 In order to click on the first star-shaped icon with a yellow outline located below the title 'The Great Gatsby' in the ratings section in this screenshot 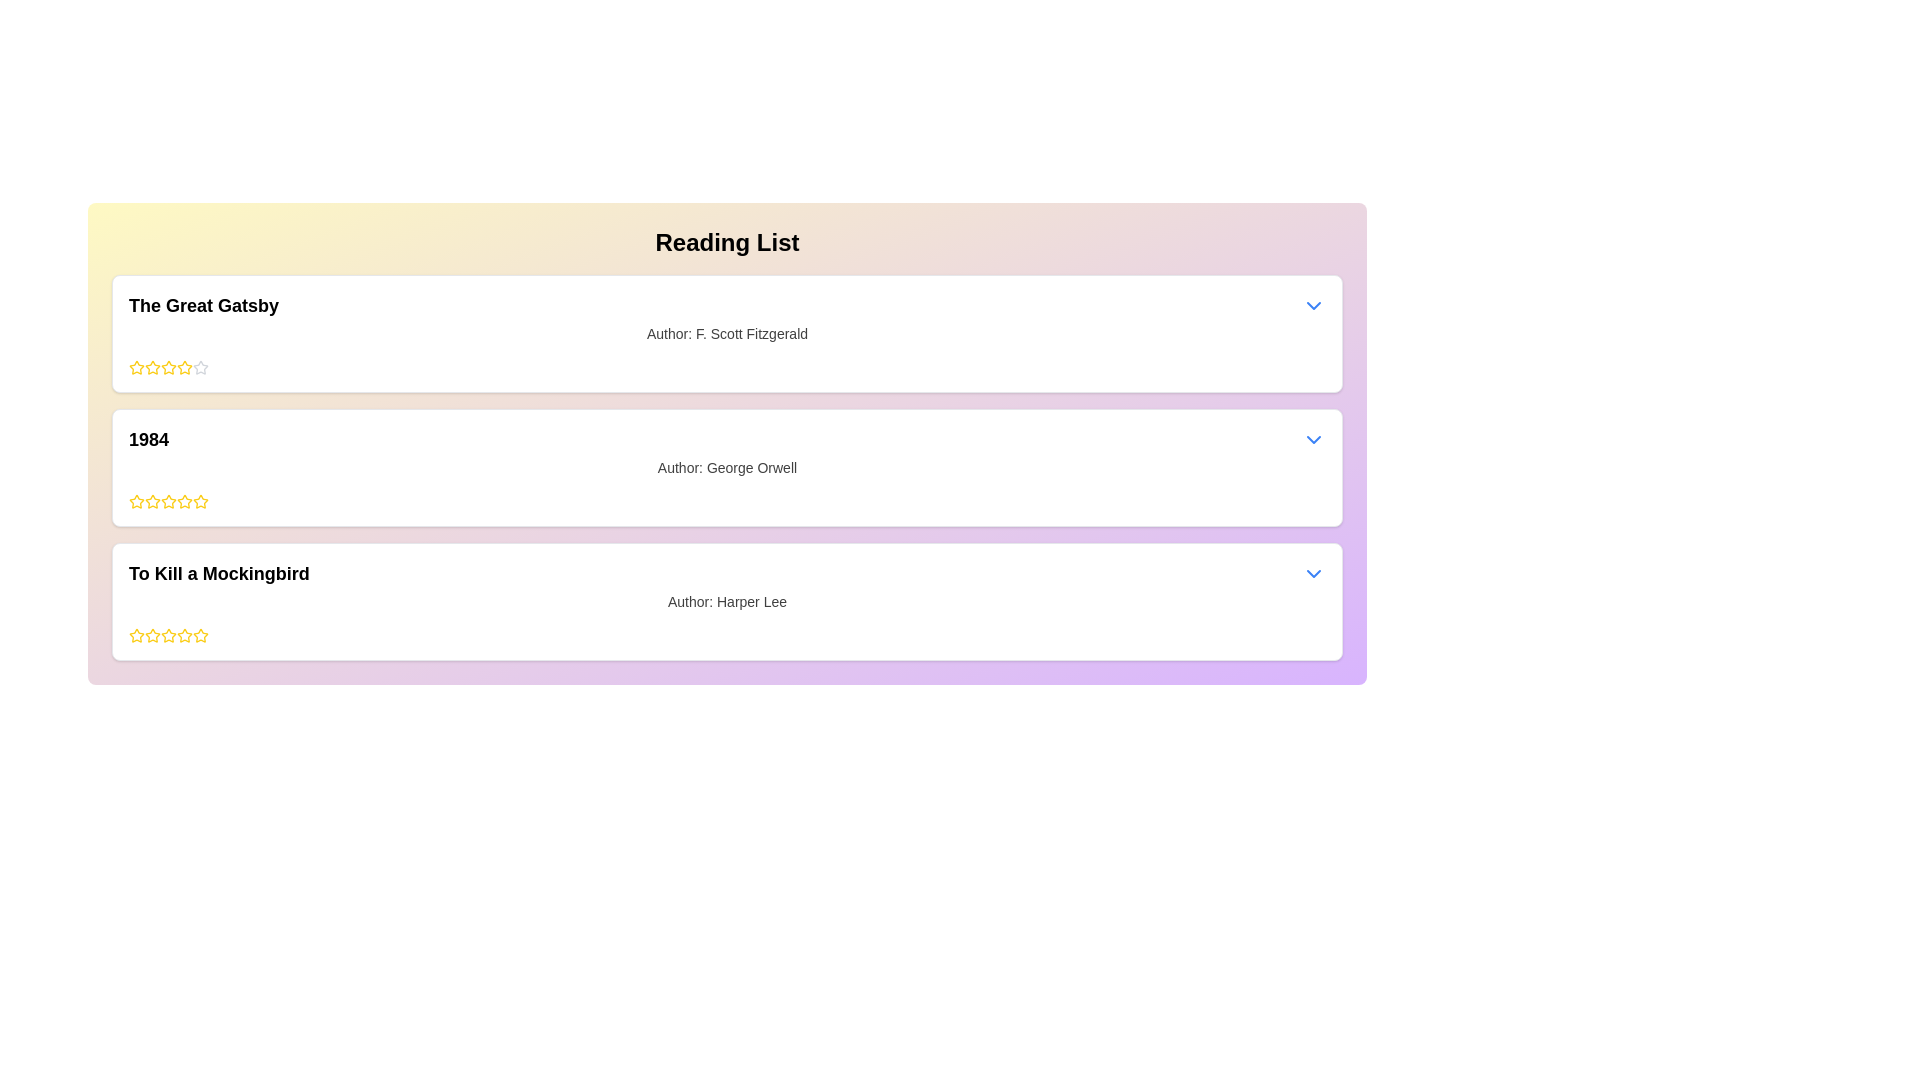, I will do `click(136, 367)`.